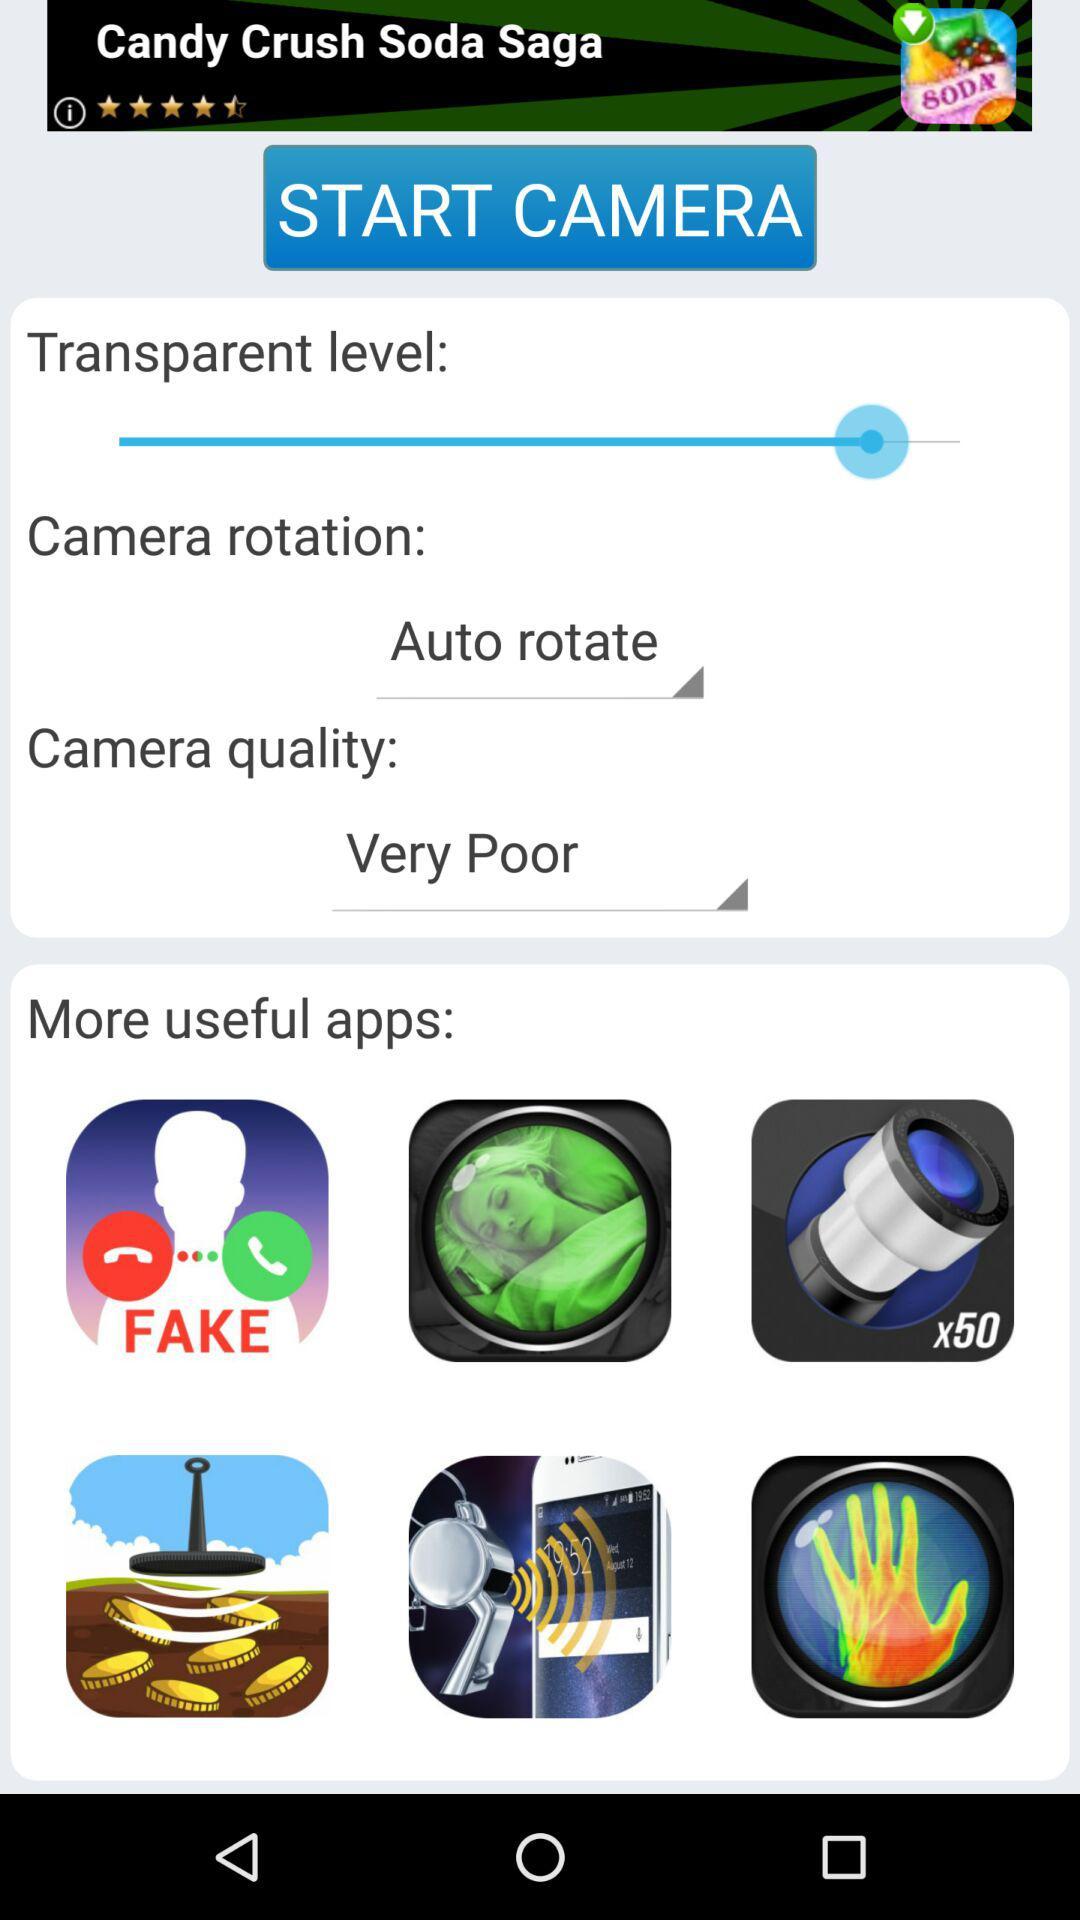 This screenshot has width=1080, height=1920. I want to click on light setting, so click(881, 1229).